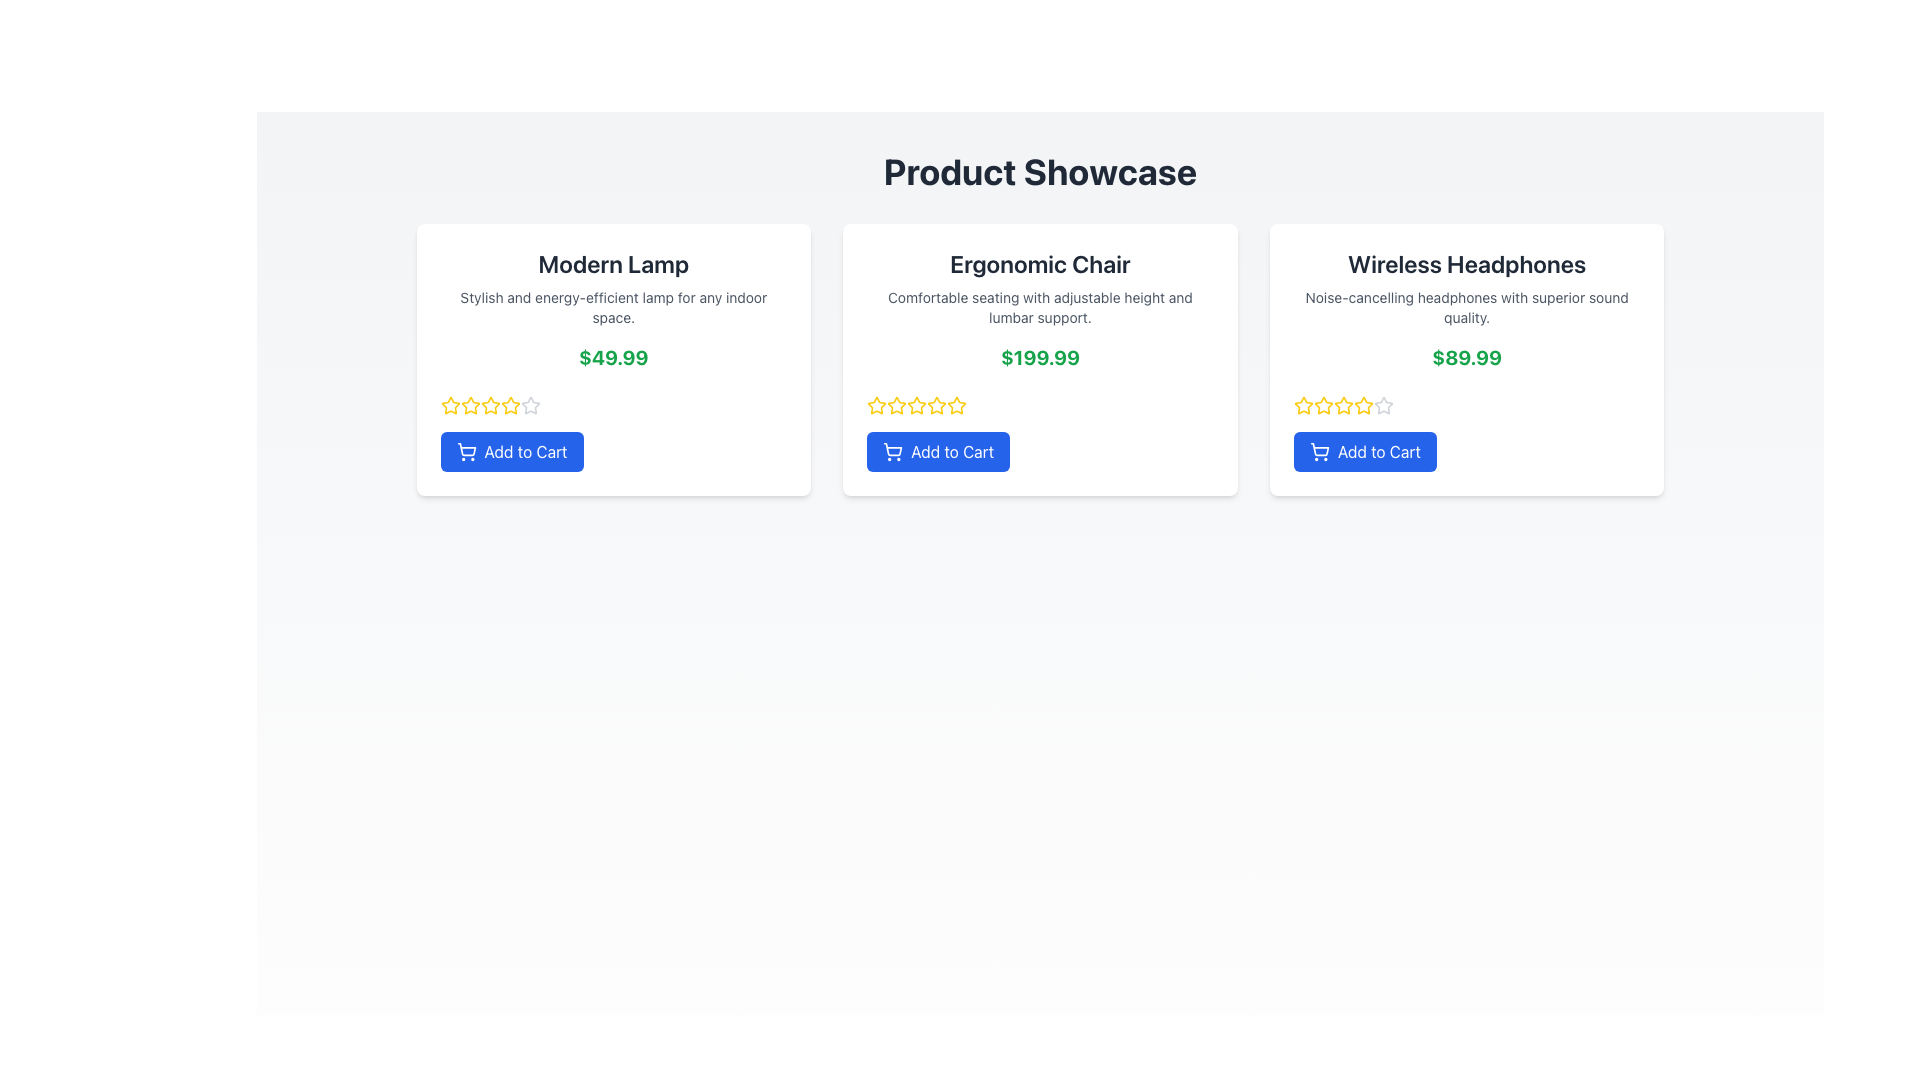 Image resolution: width=1920 pixels, height=1080 pixels. What do you see at coordinates (612, 357) in the screenshot?
I see `the bold green text displaying '$49.99' within the product card for the 'Modern Lamp', which is positioned below the product description and above the star ratings` at bounding box center [612, 357].